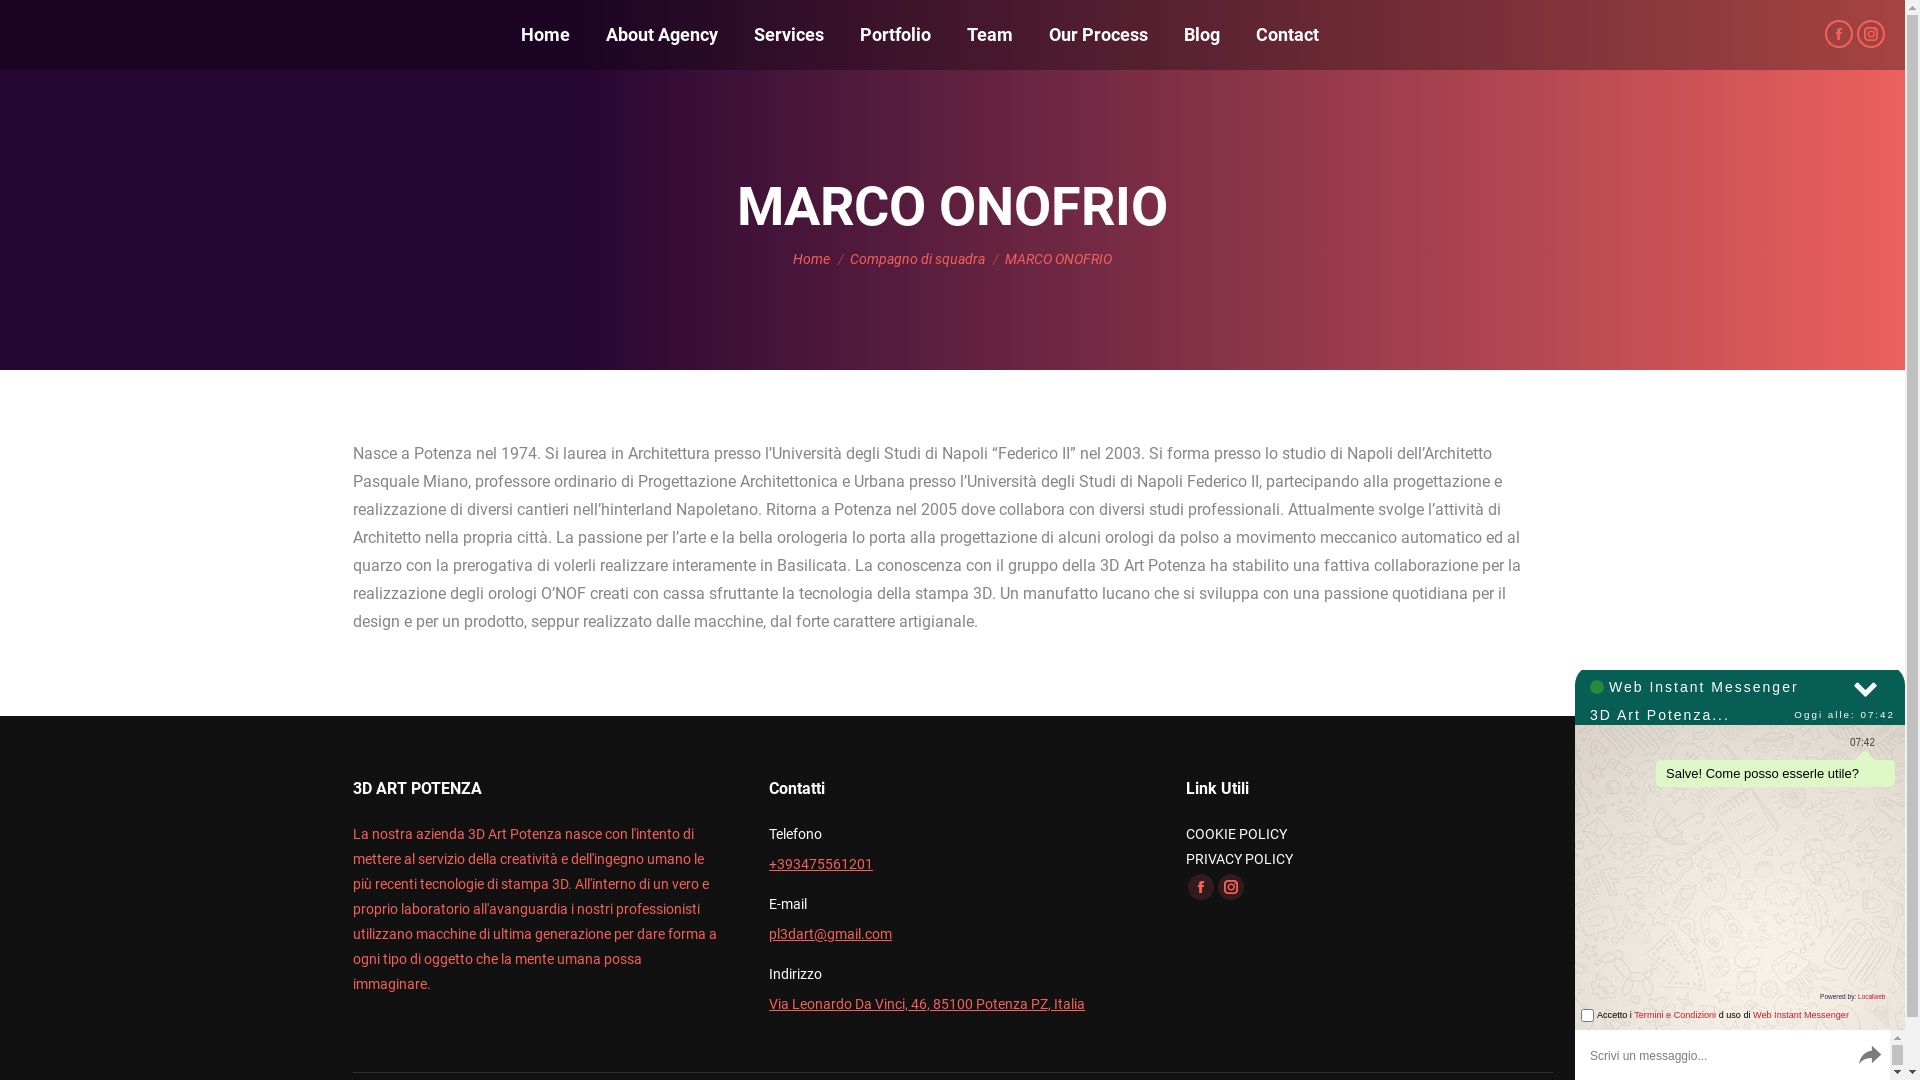 The image size is (1920, 1080). What do you see at coordinates (787, 34) in the screenshot?
I see `'Services'` at bounding box center [787, 34].